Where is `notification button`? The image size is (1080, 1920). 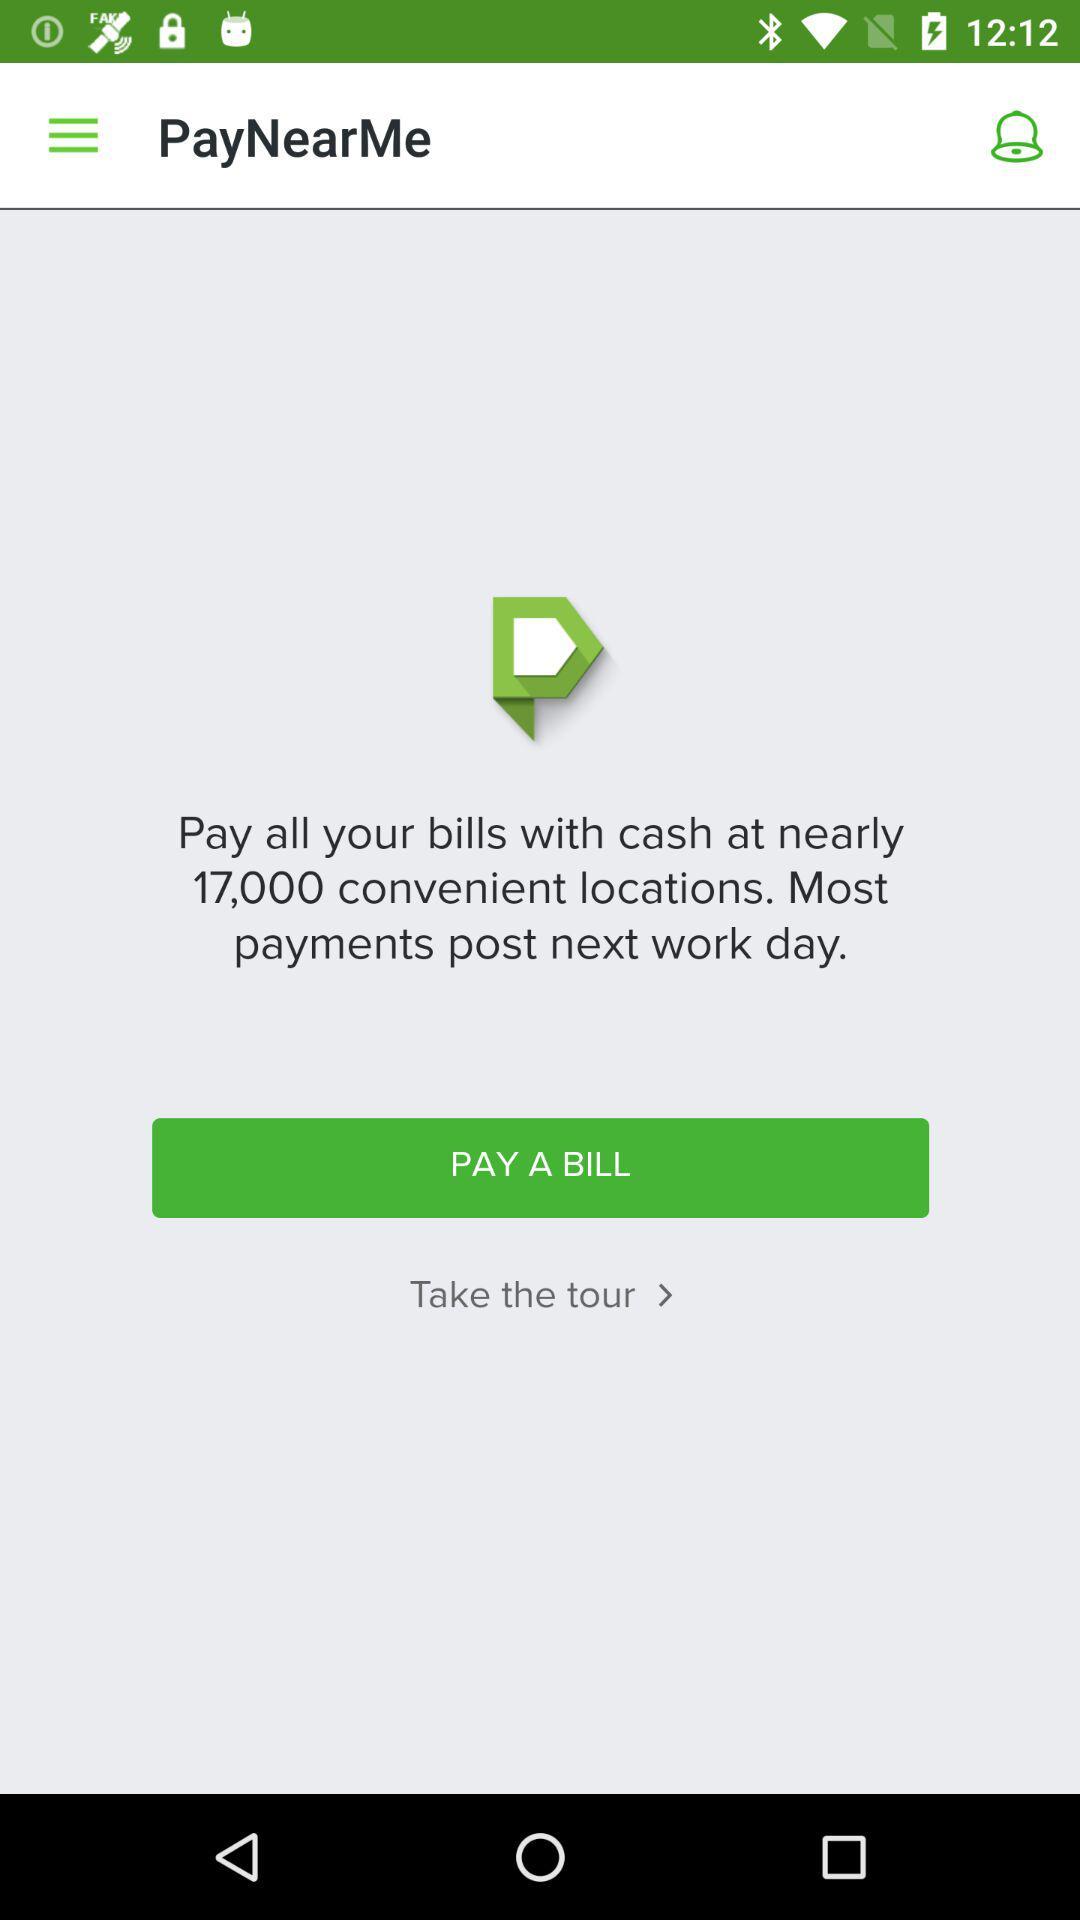
notification button is located at coordinates (1017, 135).